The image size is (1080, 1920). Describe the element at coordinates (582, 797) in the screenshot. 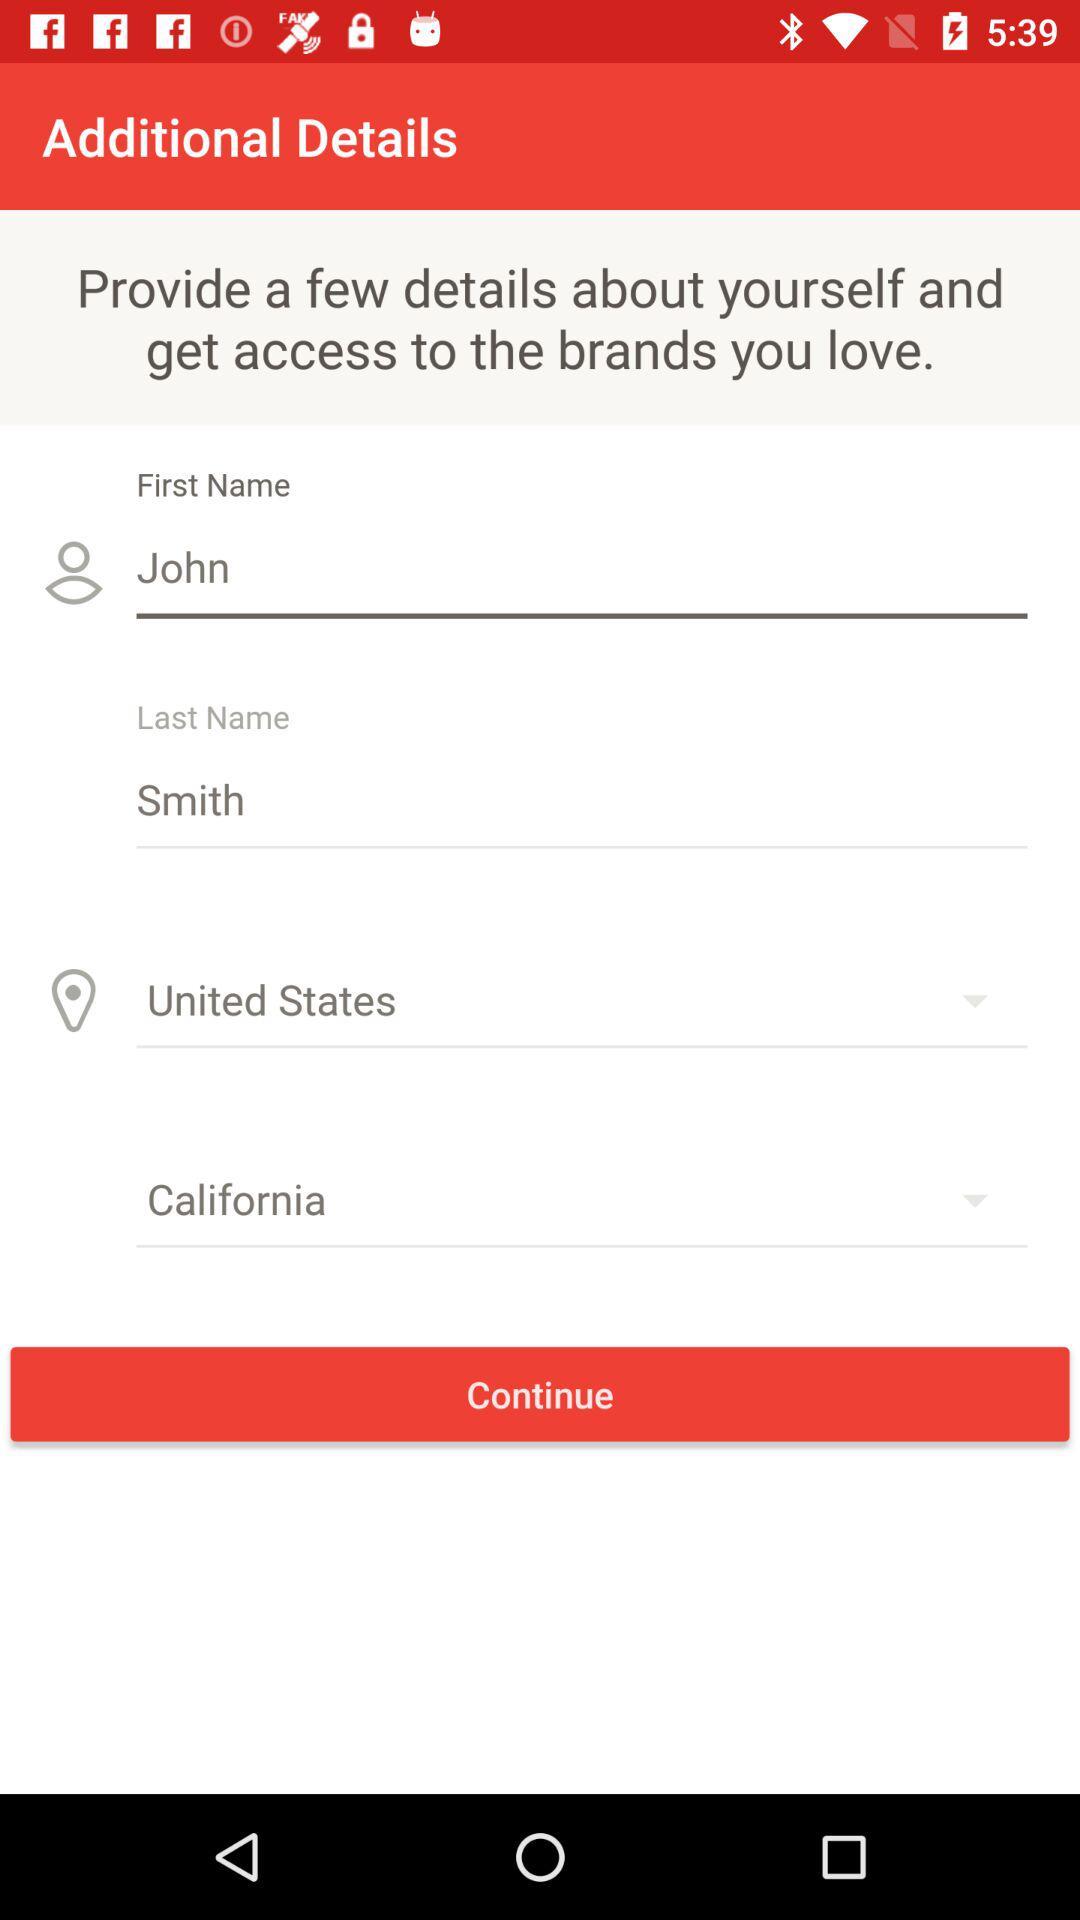

I see `the smith icon` at that location.